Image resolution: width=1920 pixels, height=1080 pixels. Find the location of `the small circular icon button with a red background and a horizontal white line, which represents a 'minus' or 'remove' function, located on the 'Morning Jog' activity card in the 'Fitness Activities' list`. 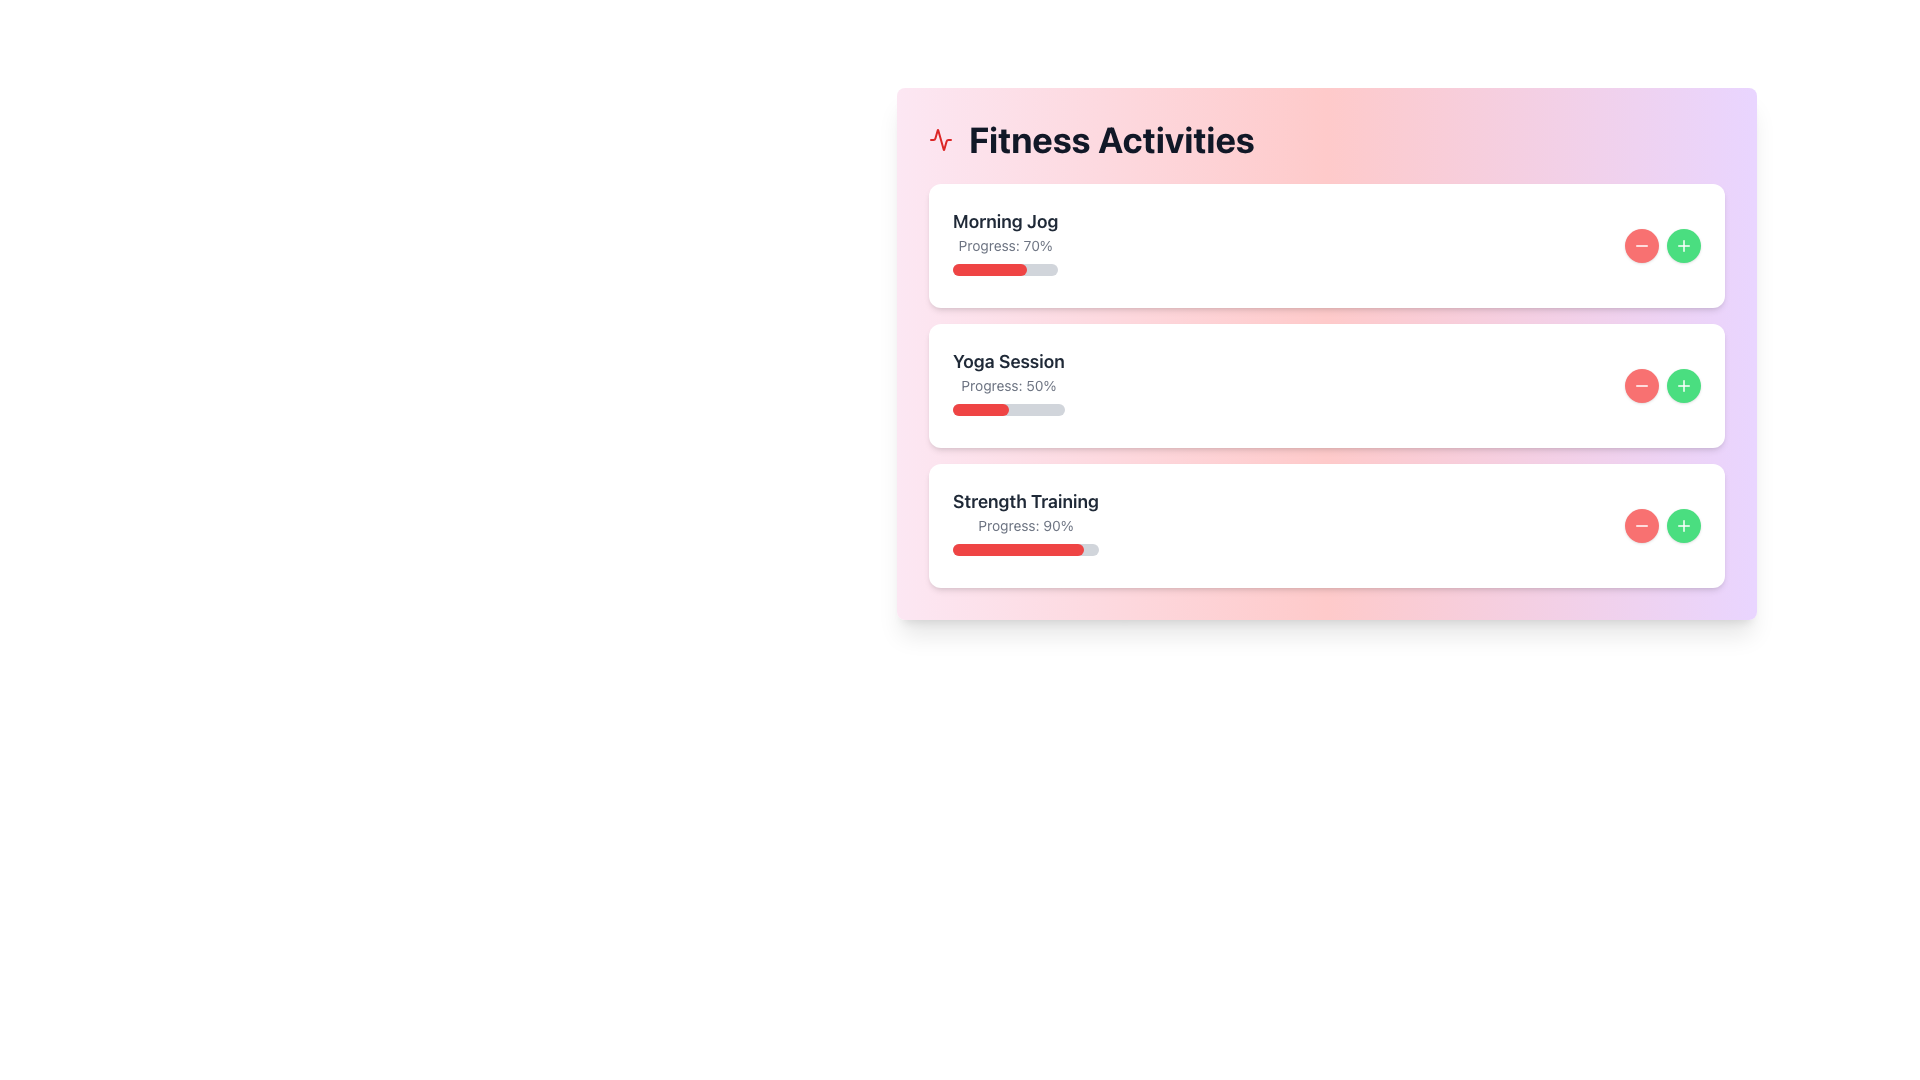

the small circular icon button with a red background and a horizontal white line, which represents a 'minus' or 'remove' function, located on the 'Morning Jog' activity card in the 'Fitness Activities' list is located at coordinates (1641, 524).